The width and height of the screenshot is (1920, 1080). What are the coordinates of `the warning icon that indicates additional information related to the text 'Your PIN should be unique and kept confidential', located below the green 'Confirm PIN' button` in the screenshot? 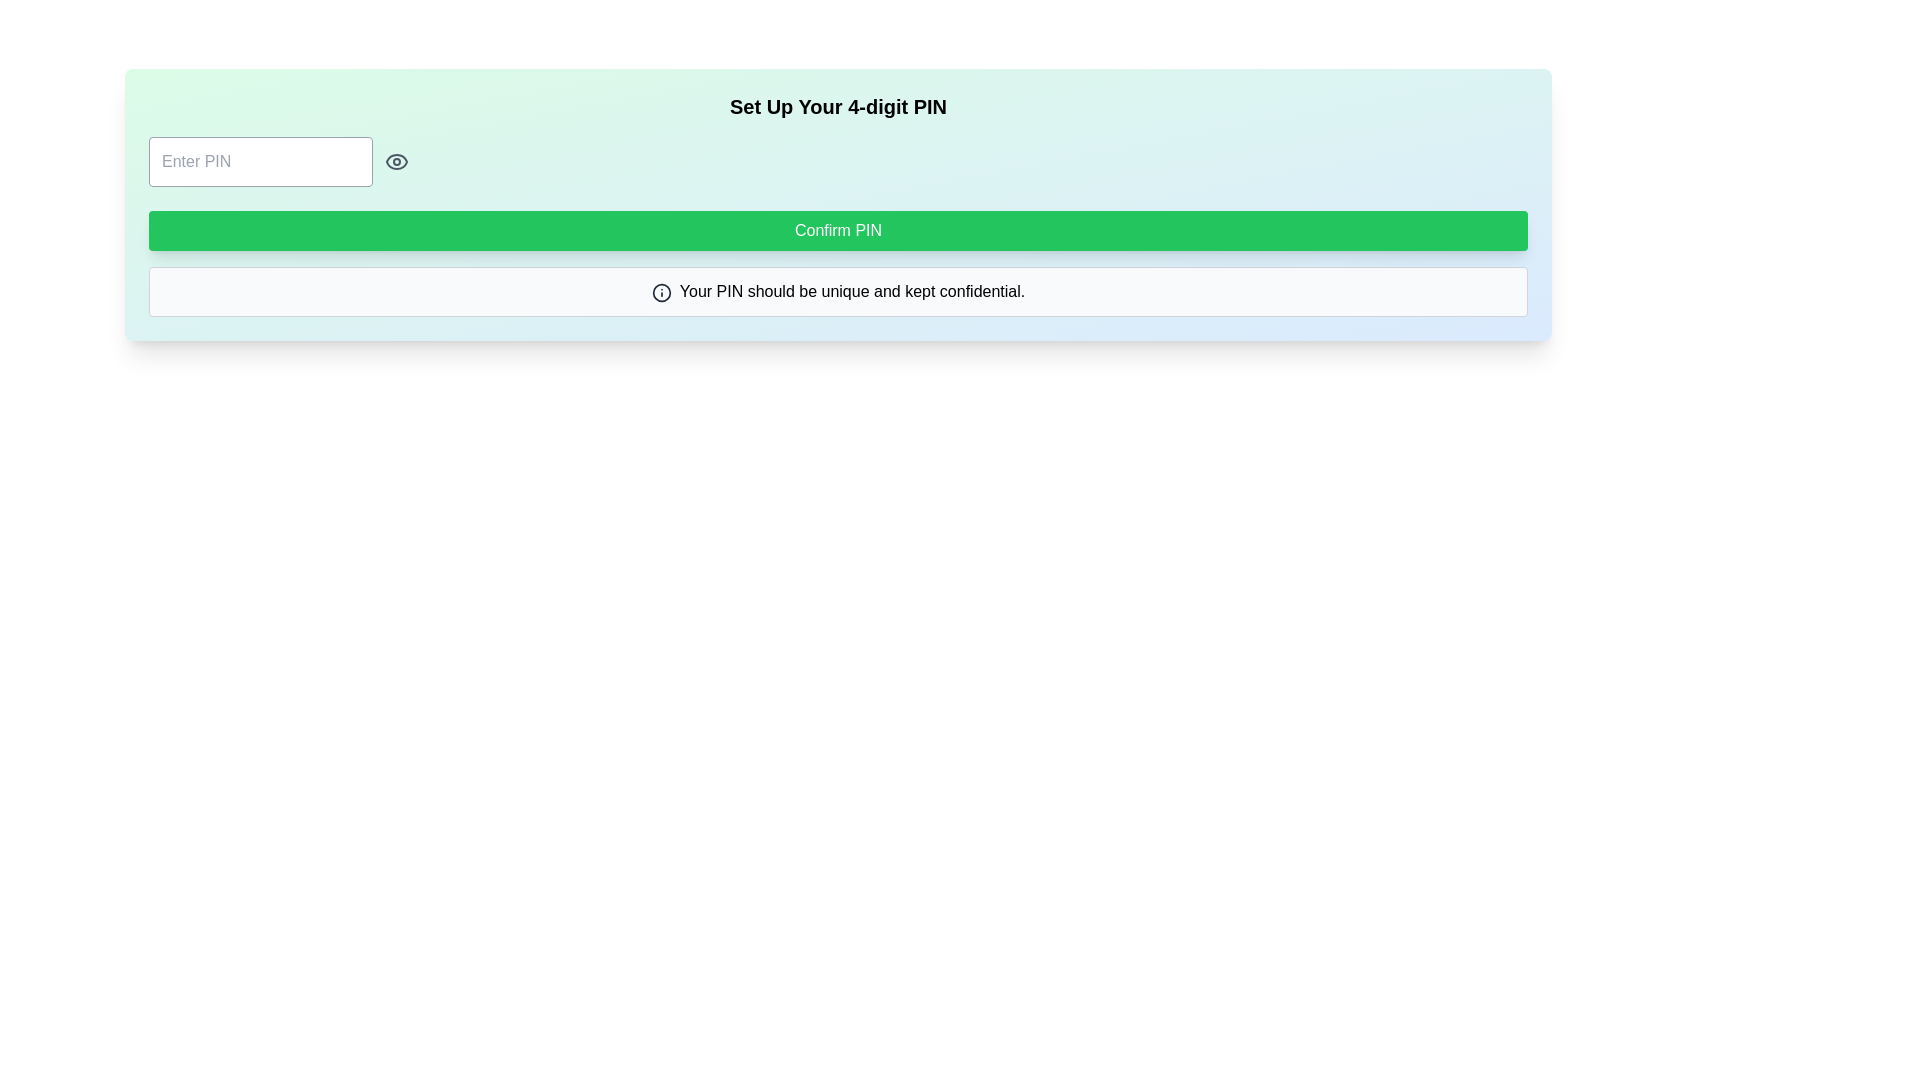 It's located at (661, 292).